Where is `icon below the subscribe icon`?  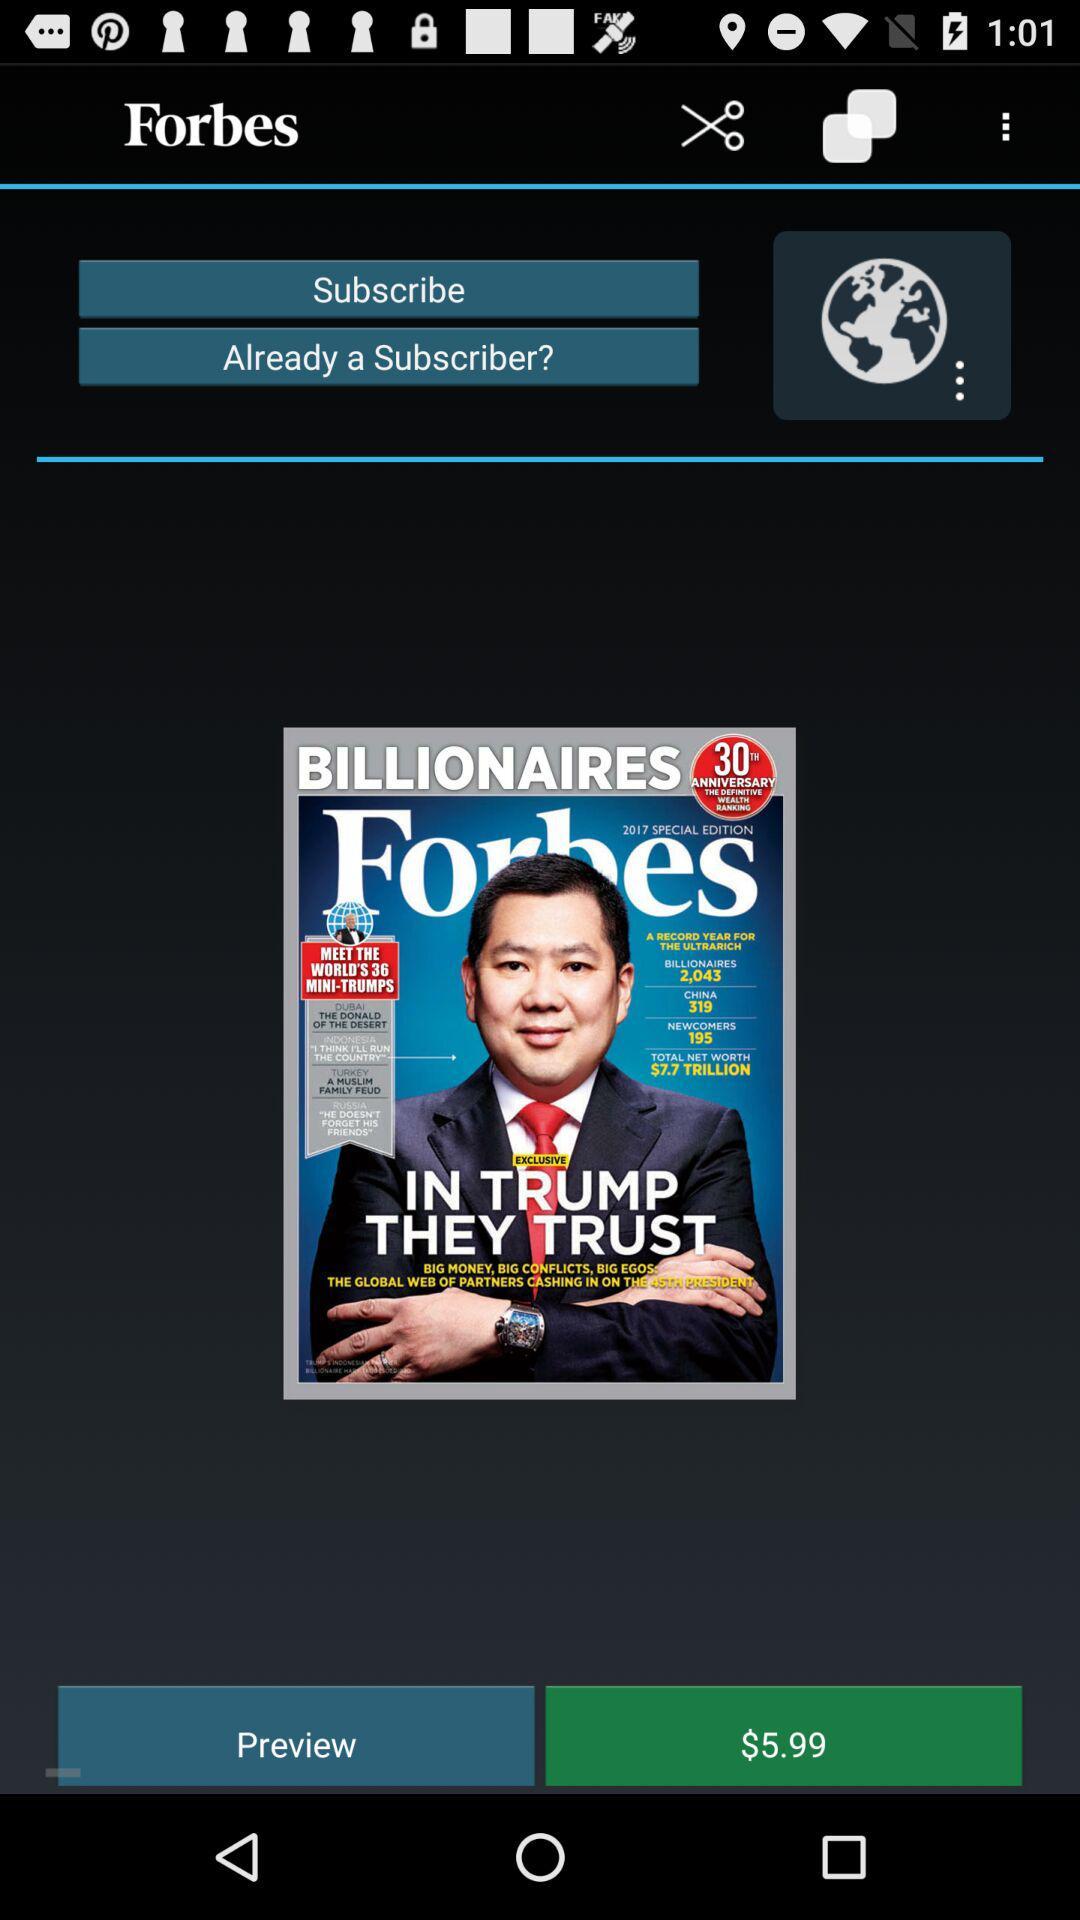
icon below the subscribe icon is located at coordinates (388, 356).